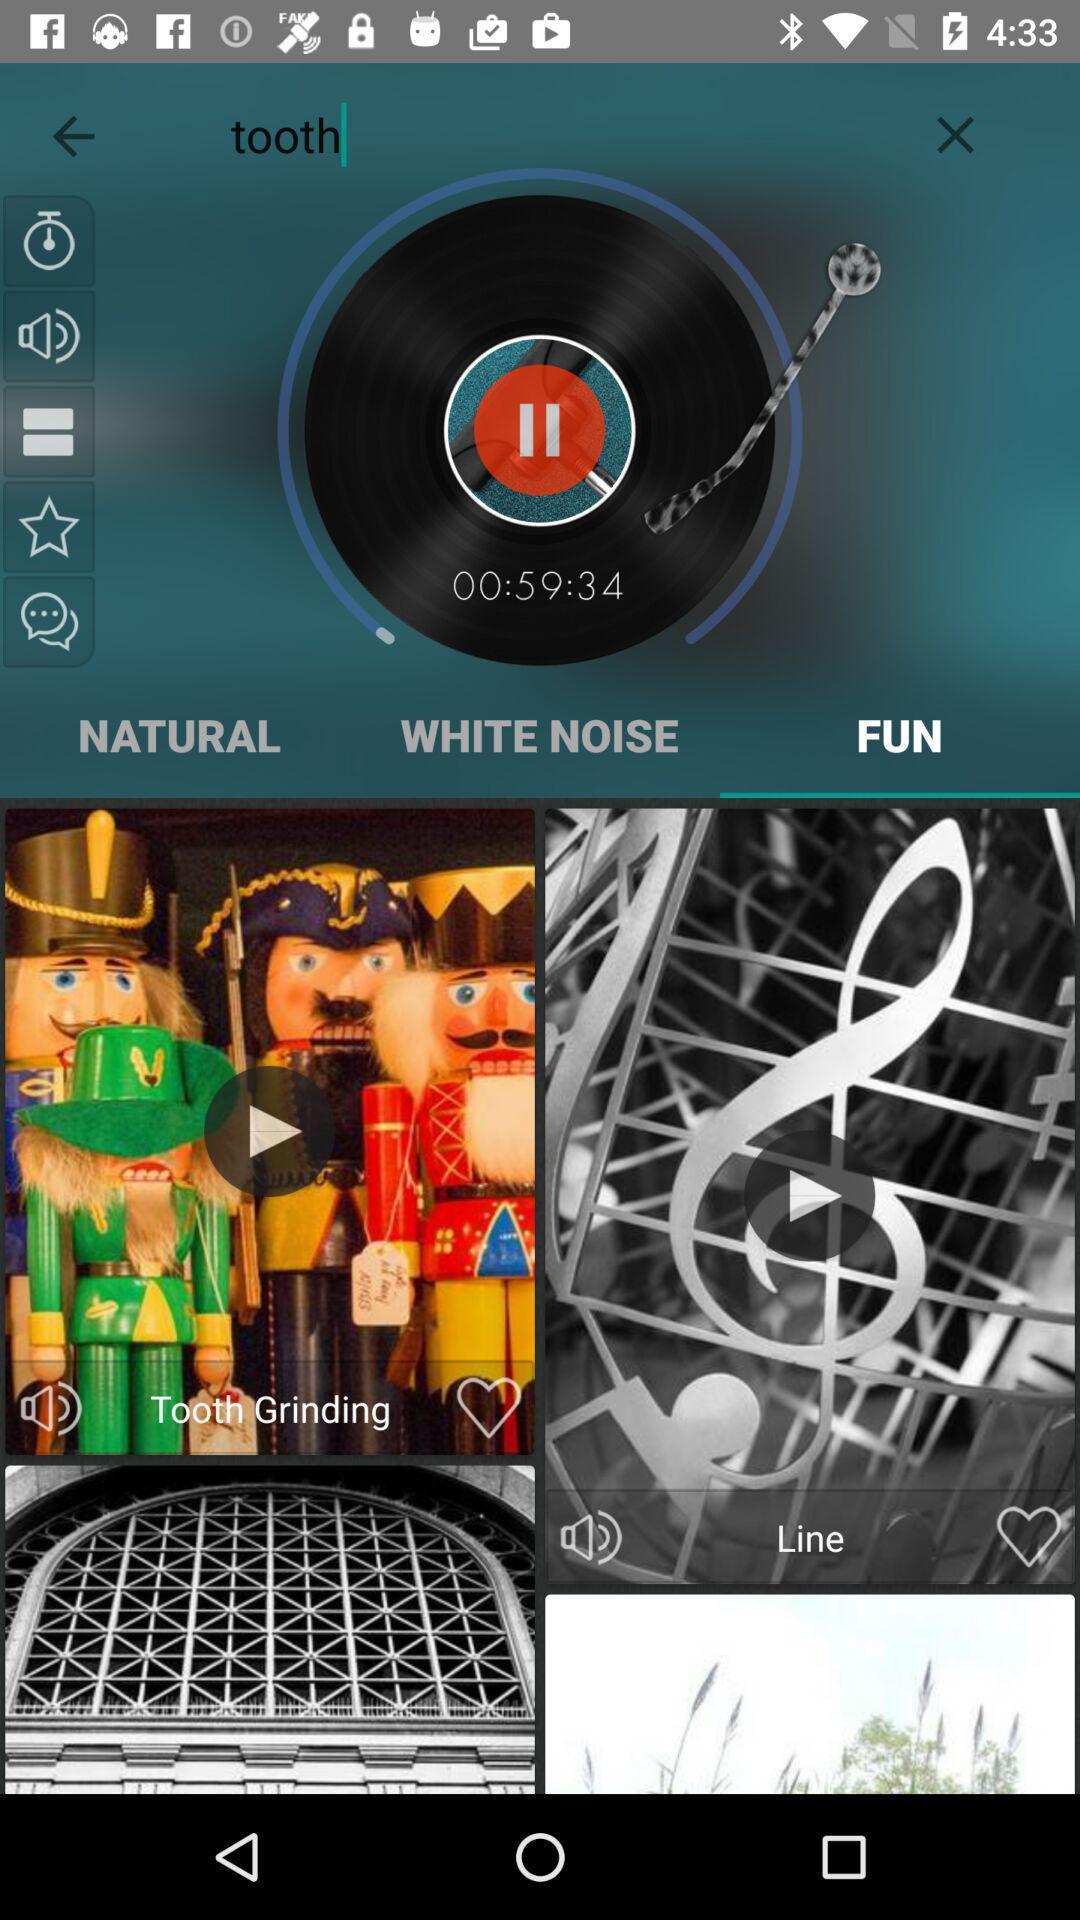 The image size is (1080, 1920). I want to click on the time icon, so click(48, 240).